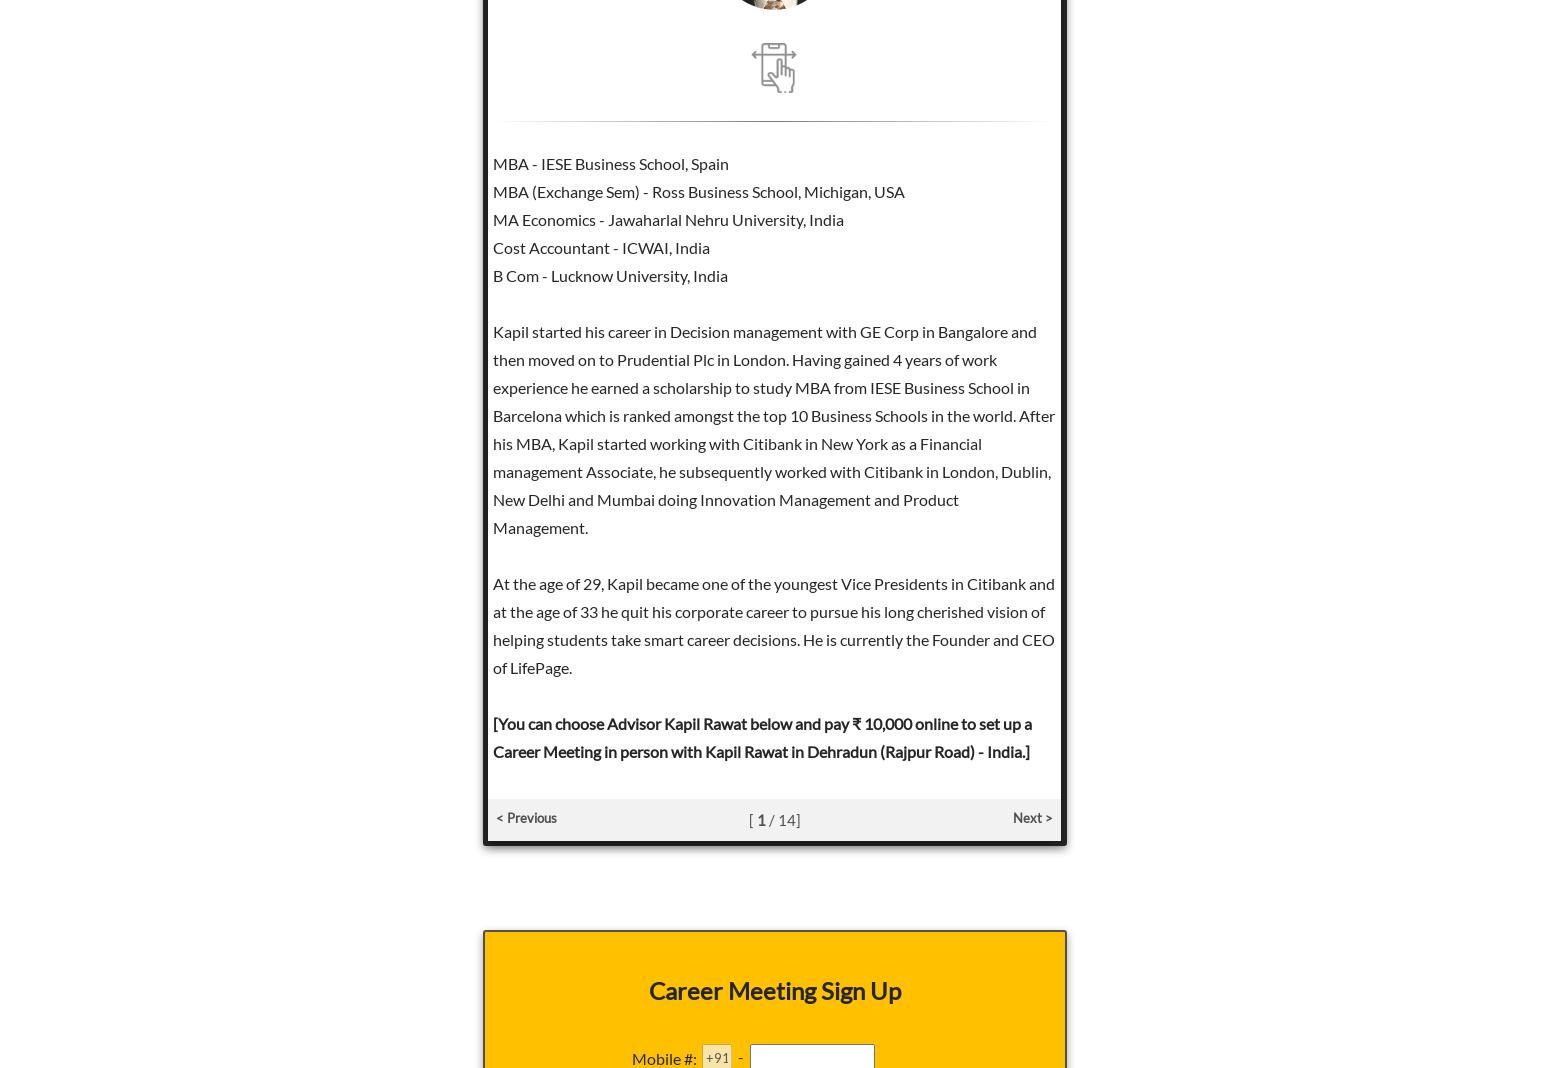 Image resolution: width=1550 pixels, height=1068 pixels. I want to click on '[You can choose Advisor Kapil Rawat below and pay ₹ 10,000 online to set up a Career Meeting in person with Kapil Rawat in Dehradun (Rajpur Road) - India.]', so click(490, 736).